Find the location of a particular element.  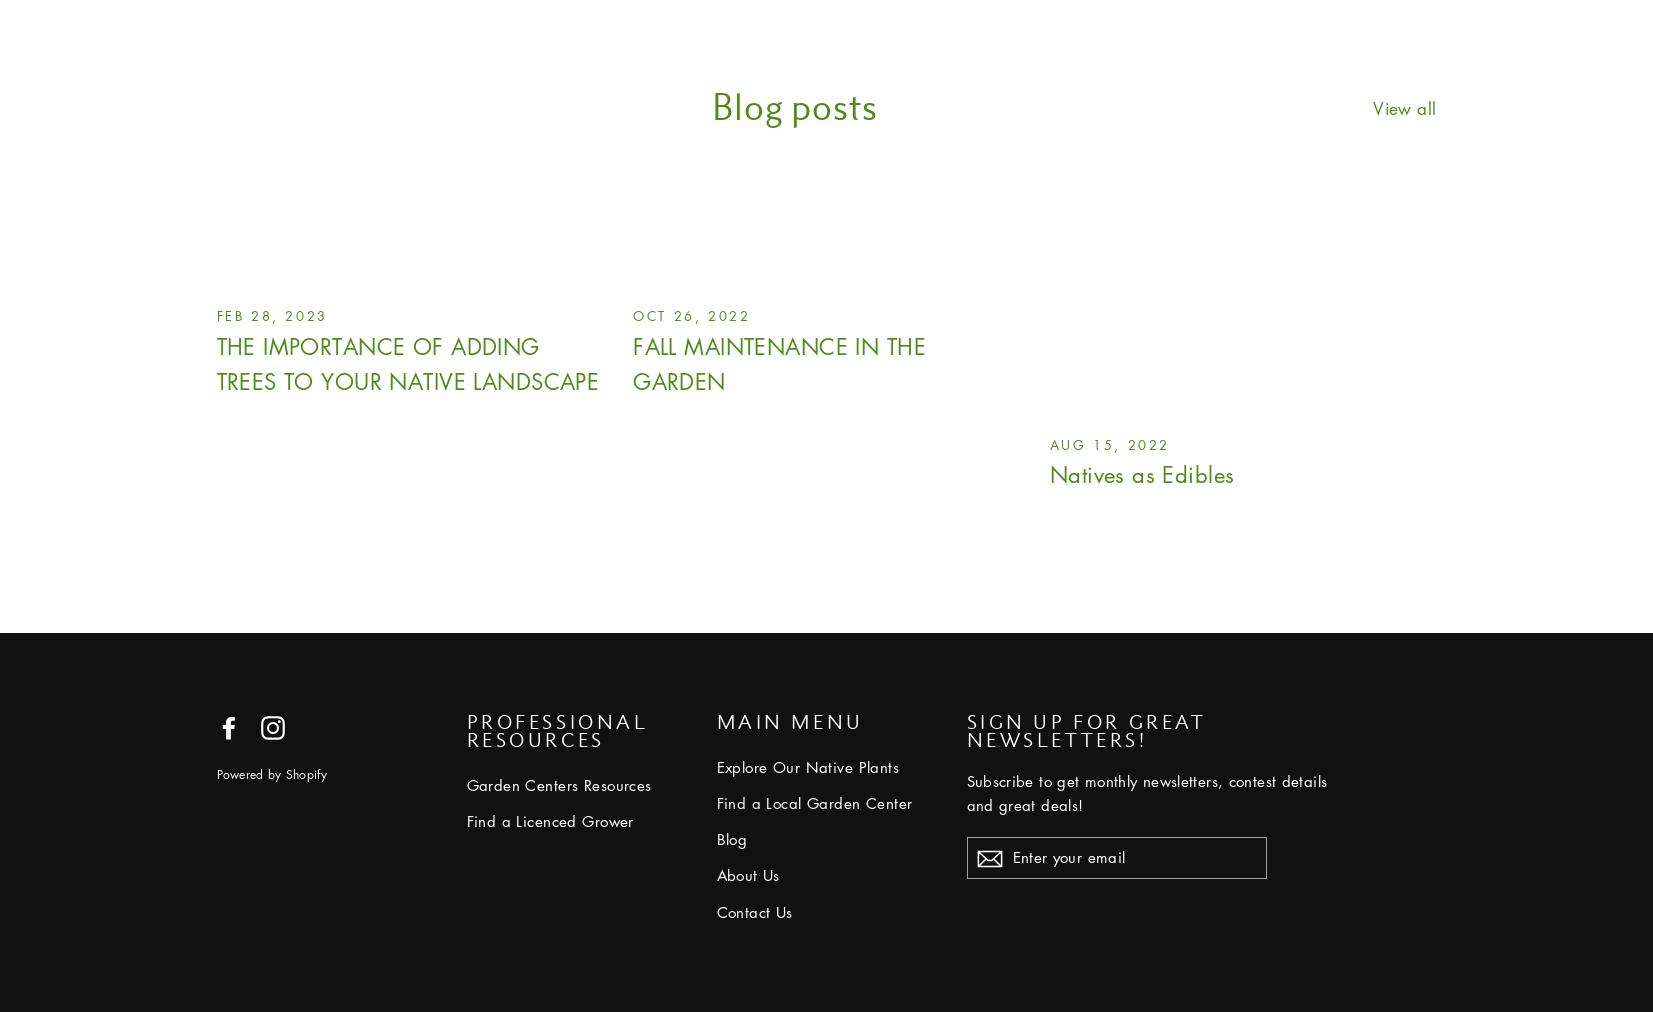

'Feb 28, 2023' is located at coordinates (270, 313).